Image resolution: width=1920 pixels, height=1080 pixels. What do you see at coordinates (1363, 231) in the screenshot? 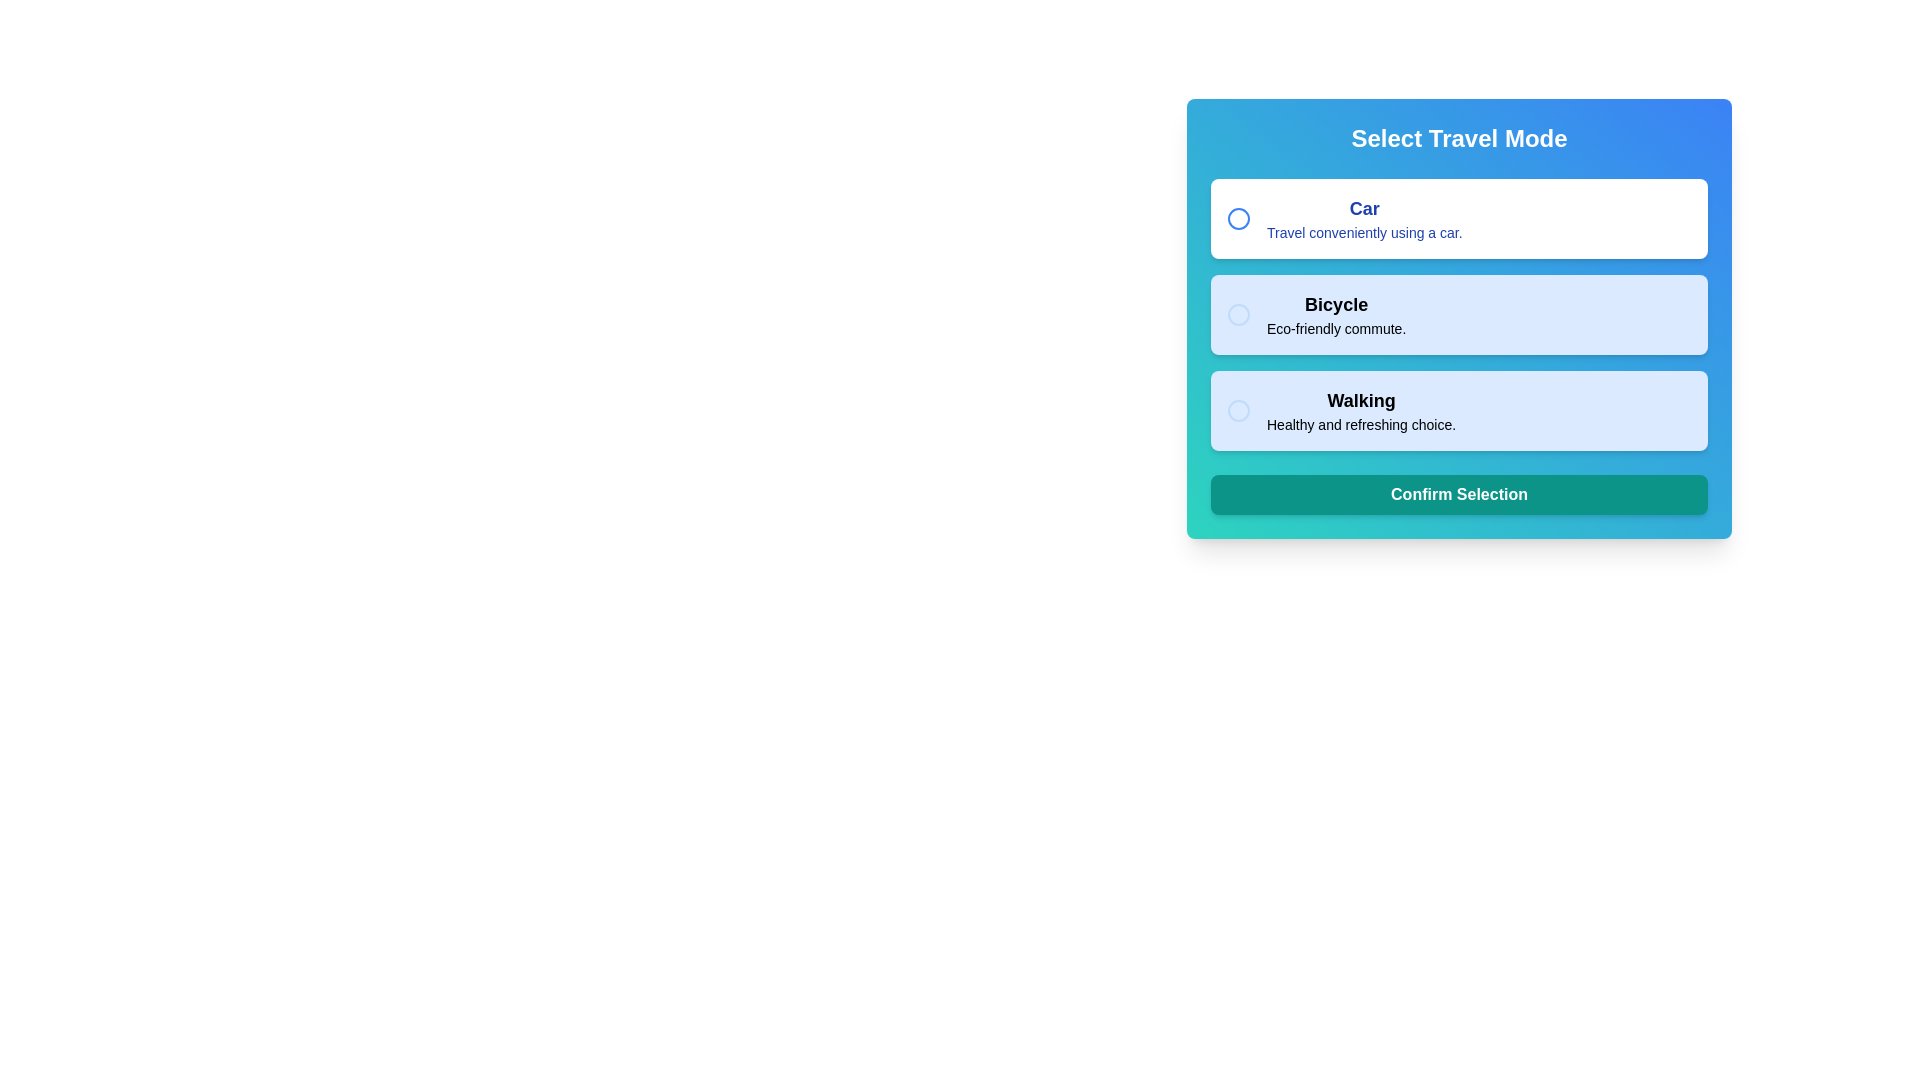
I see `the text label component that provides descriptive information about the 'Car' travel mode, located below the bold 'Car' label within a card with a blue gradient background` at bounding box center [1363, 231].